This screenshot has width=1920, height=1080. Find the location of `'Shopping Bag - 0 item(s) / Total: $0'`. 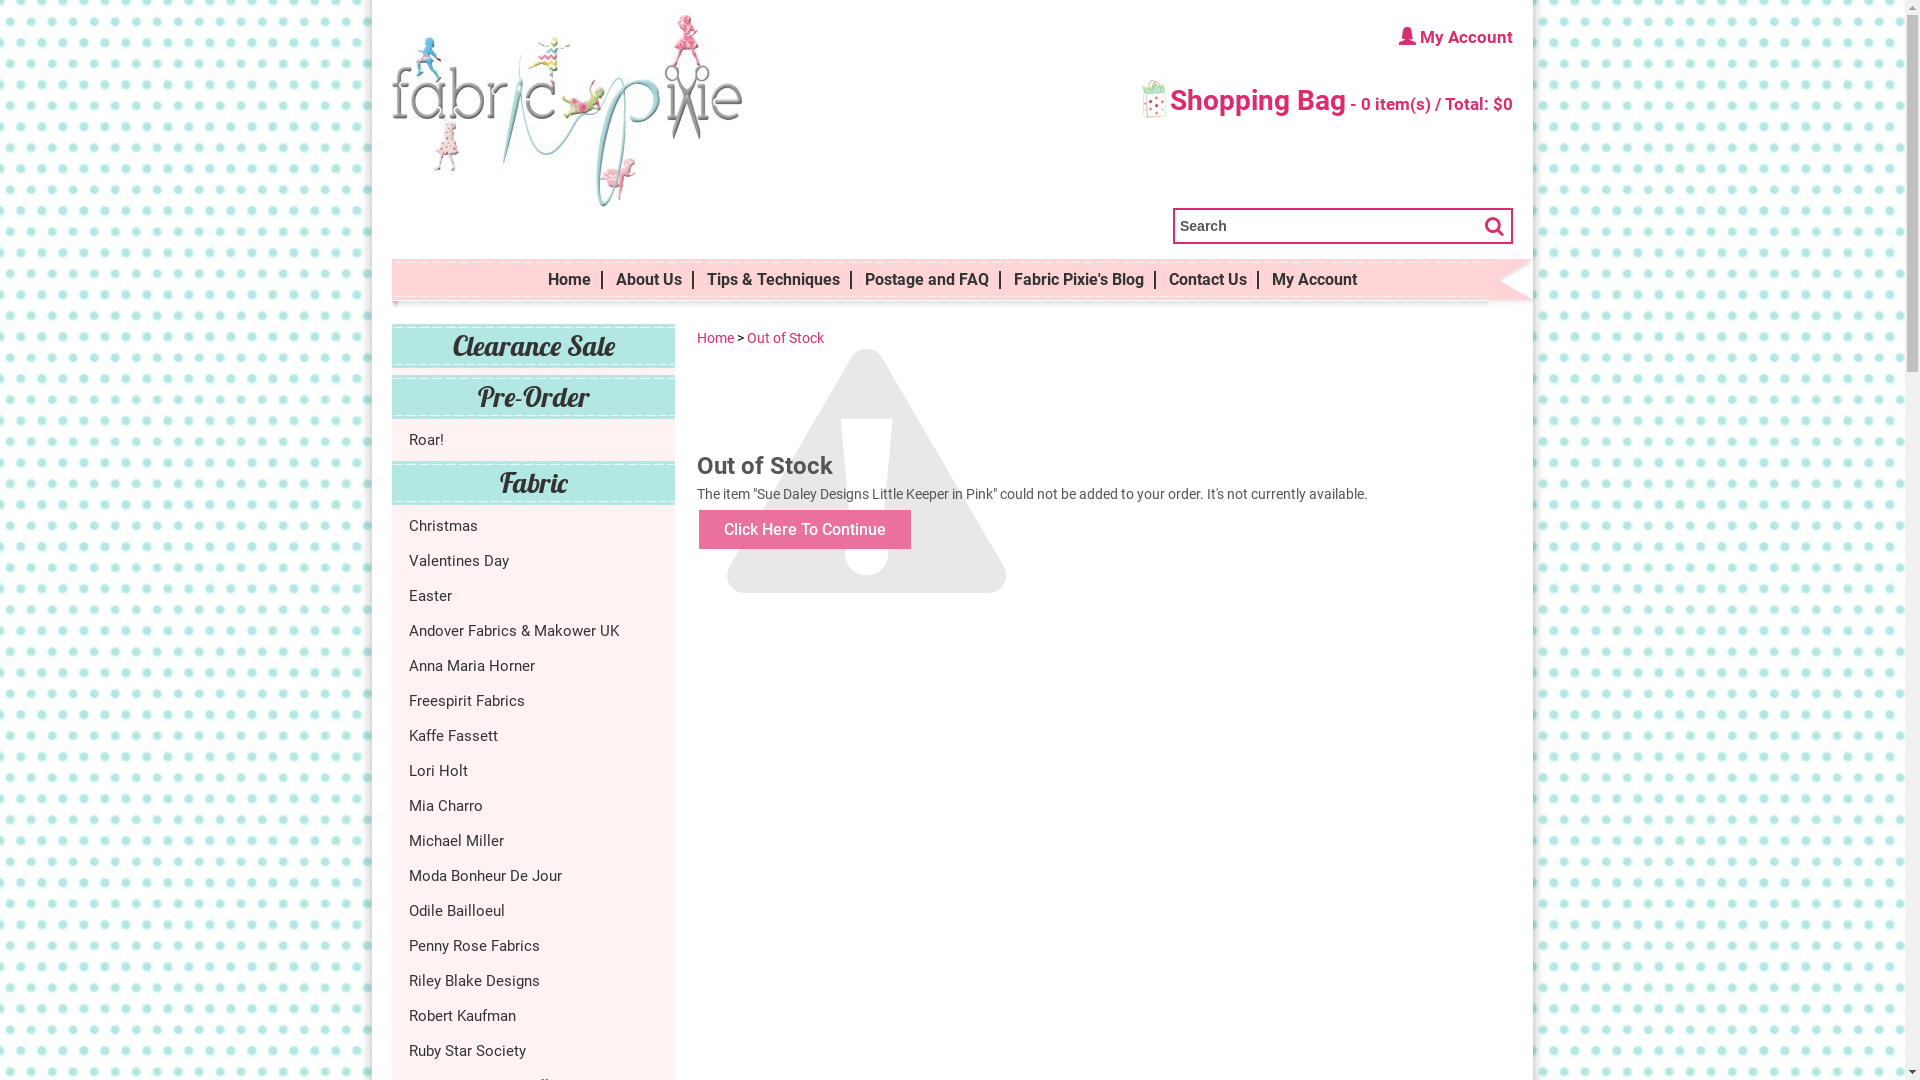

'Shopping Bag - 0 item(s) / Total: $0' is located at coordinates (1326, 103).